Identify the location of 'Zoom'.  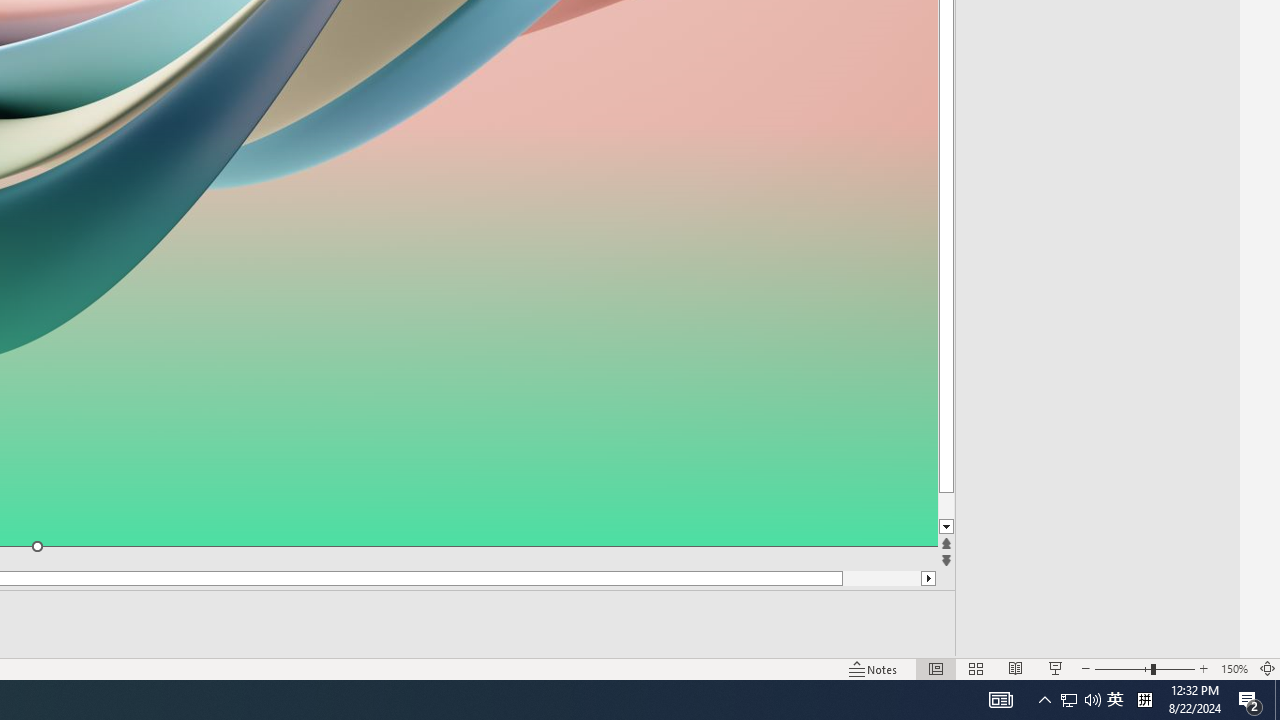
(1144, 669).